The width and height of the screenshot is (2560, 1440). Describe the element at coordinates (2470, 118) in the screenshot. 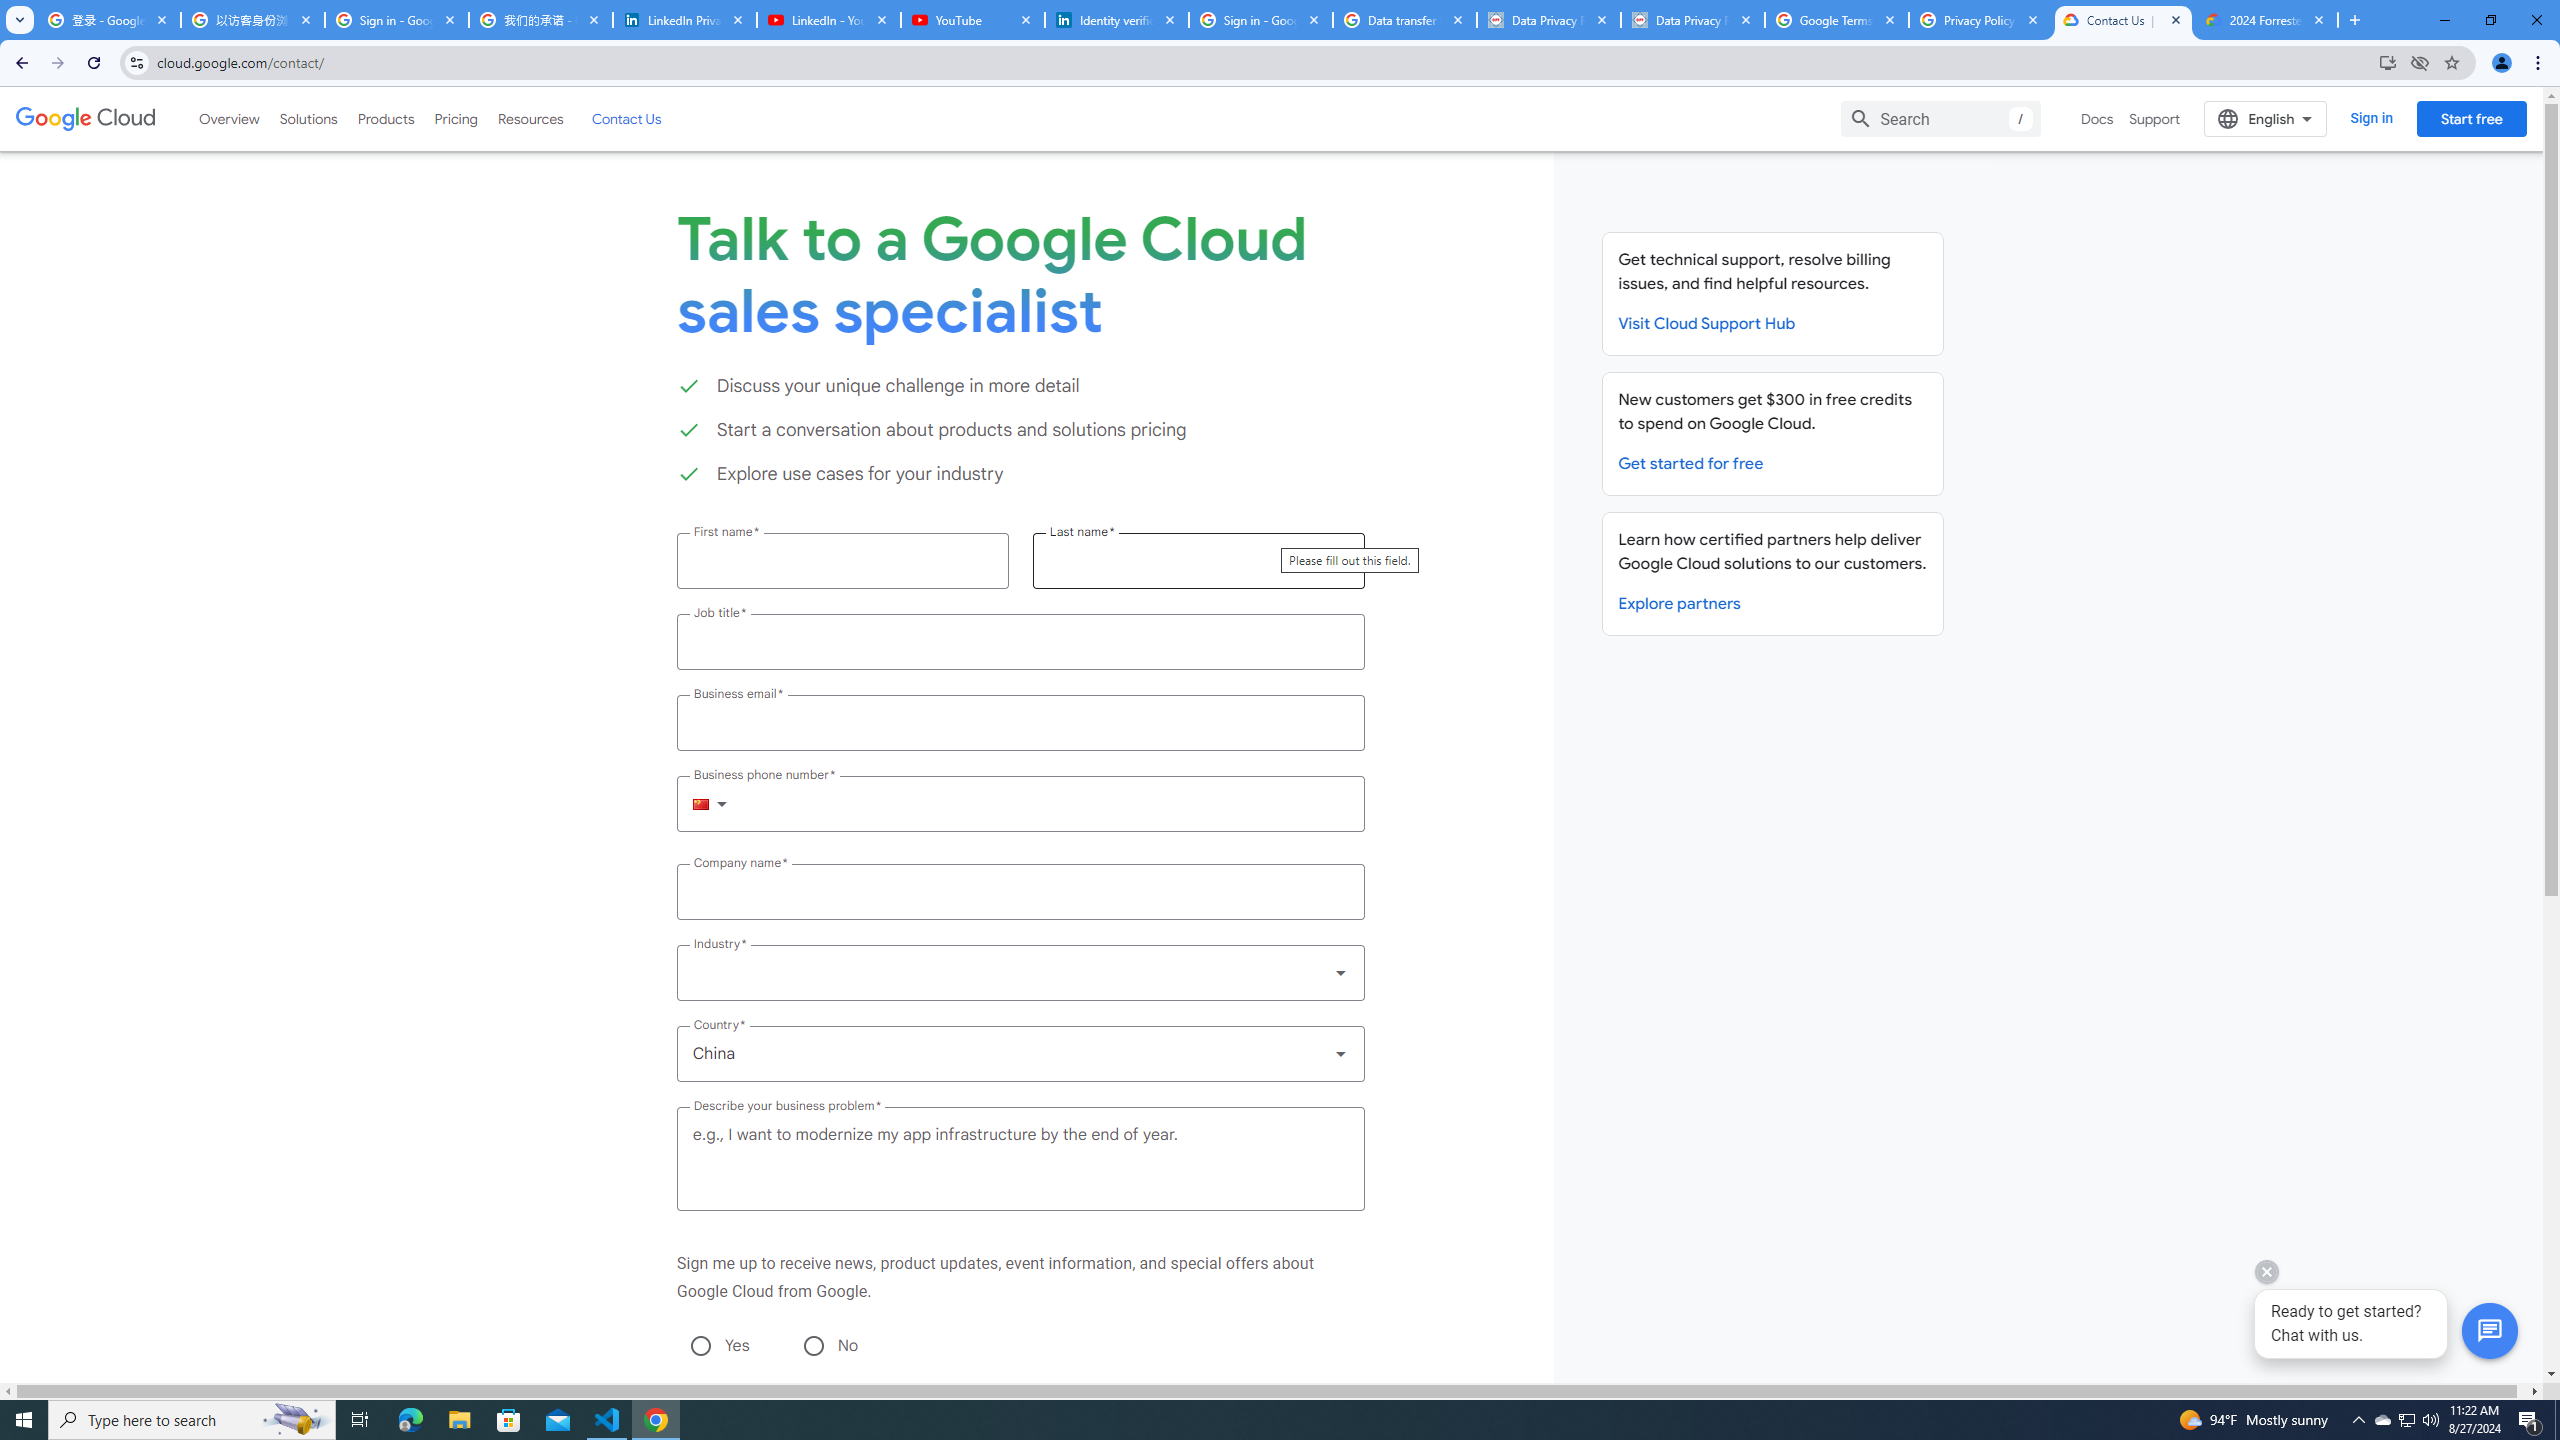

I see `'Start free'` at that location.